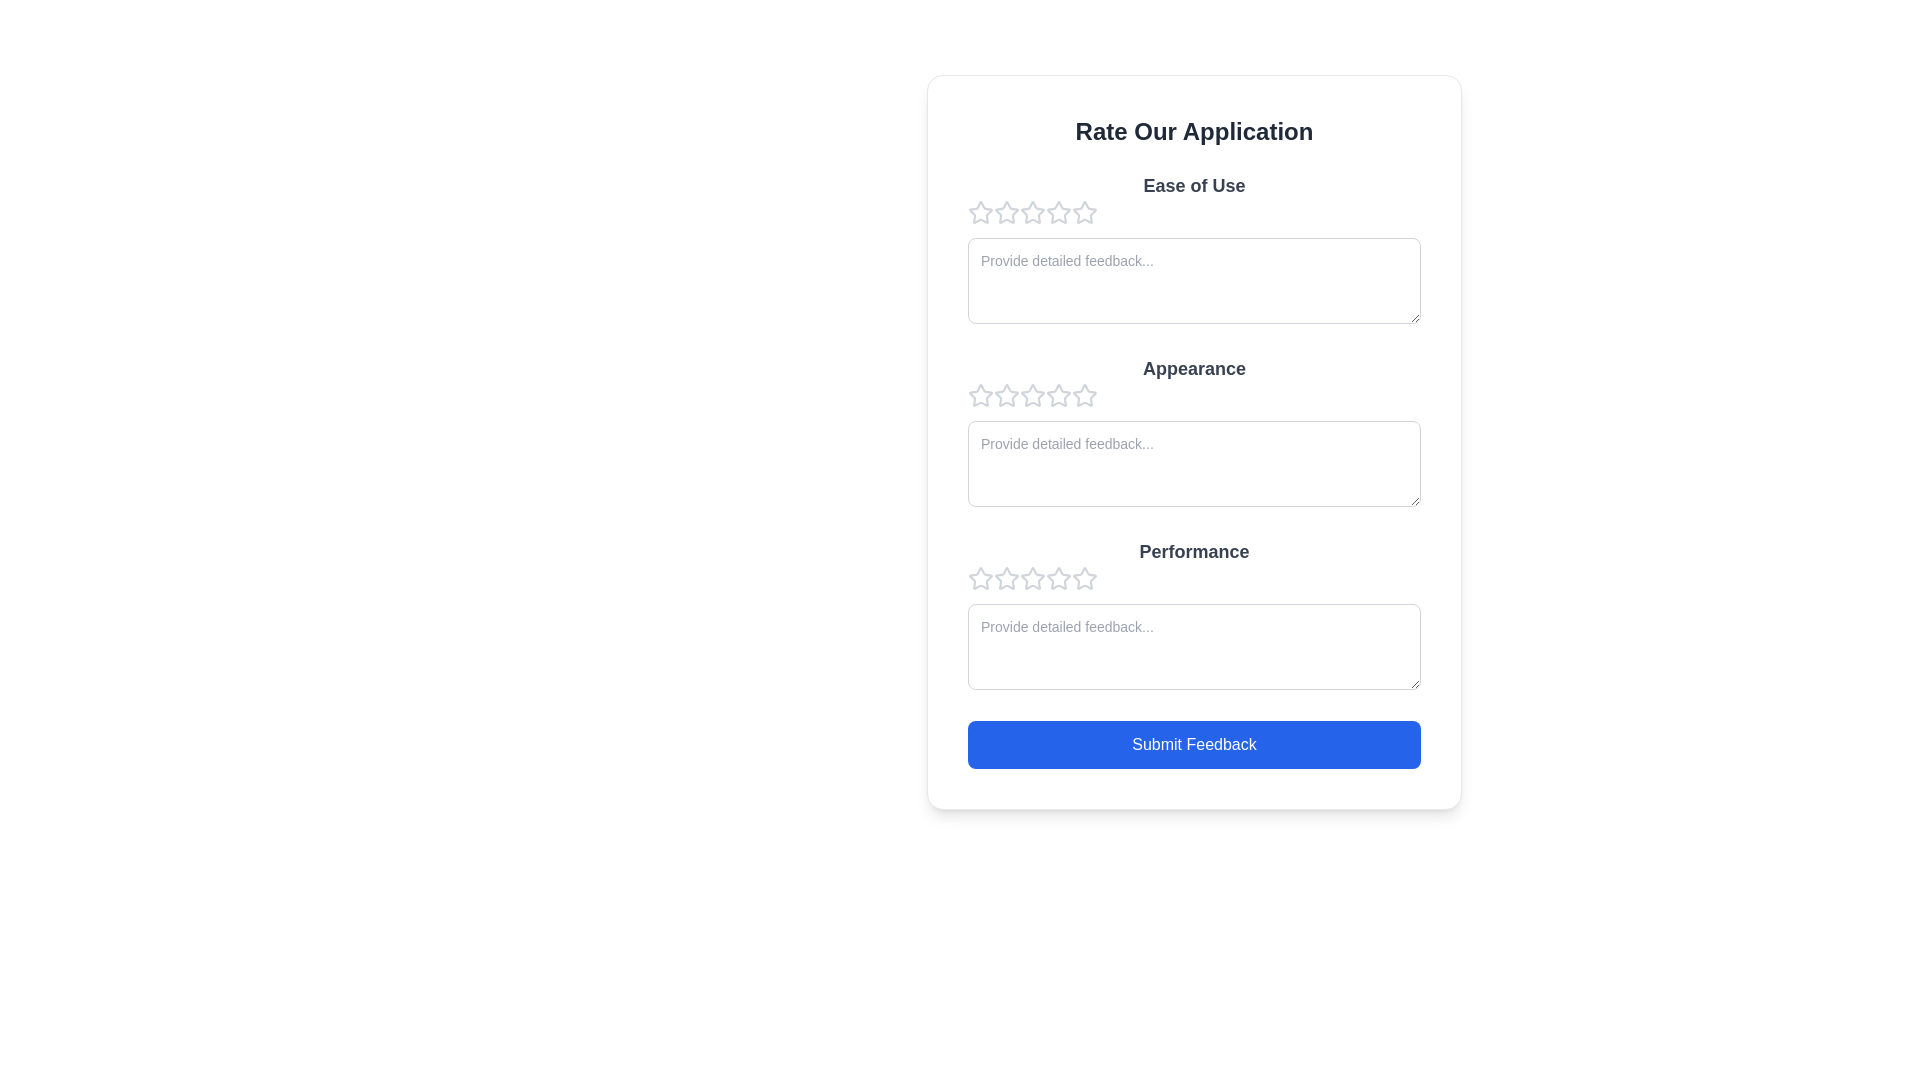  I want to click on the first star-shaped rating icon with a gray border located under the 'Appearance' label to rate it, so click(980, 395).